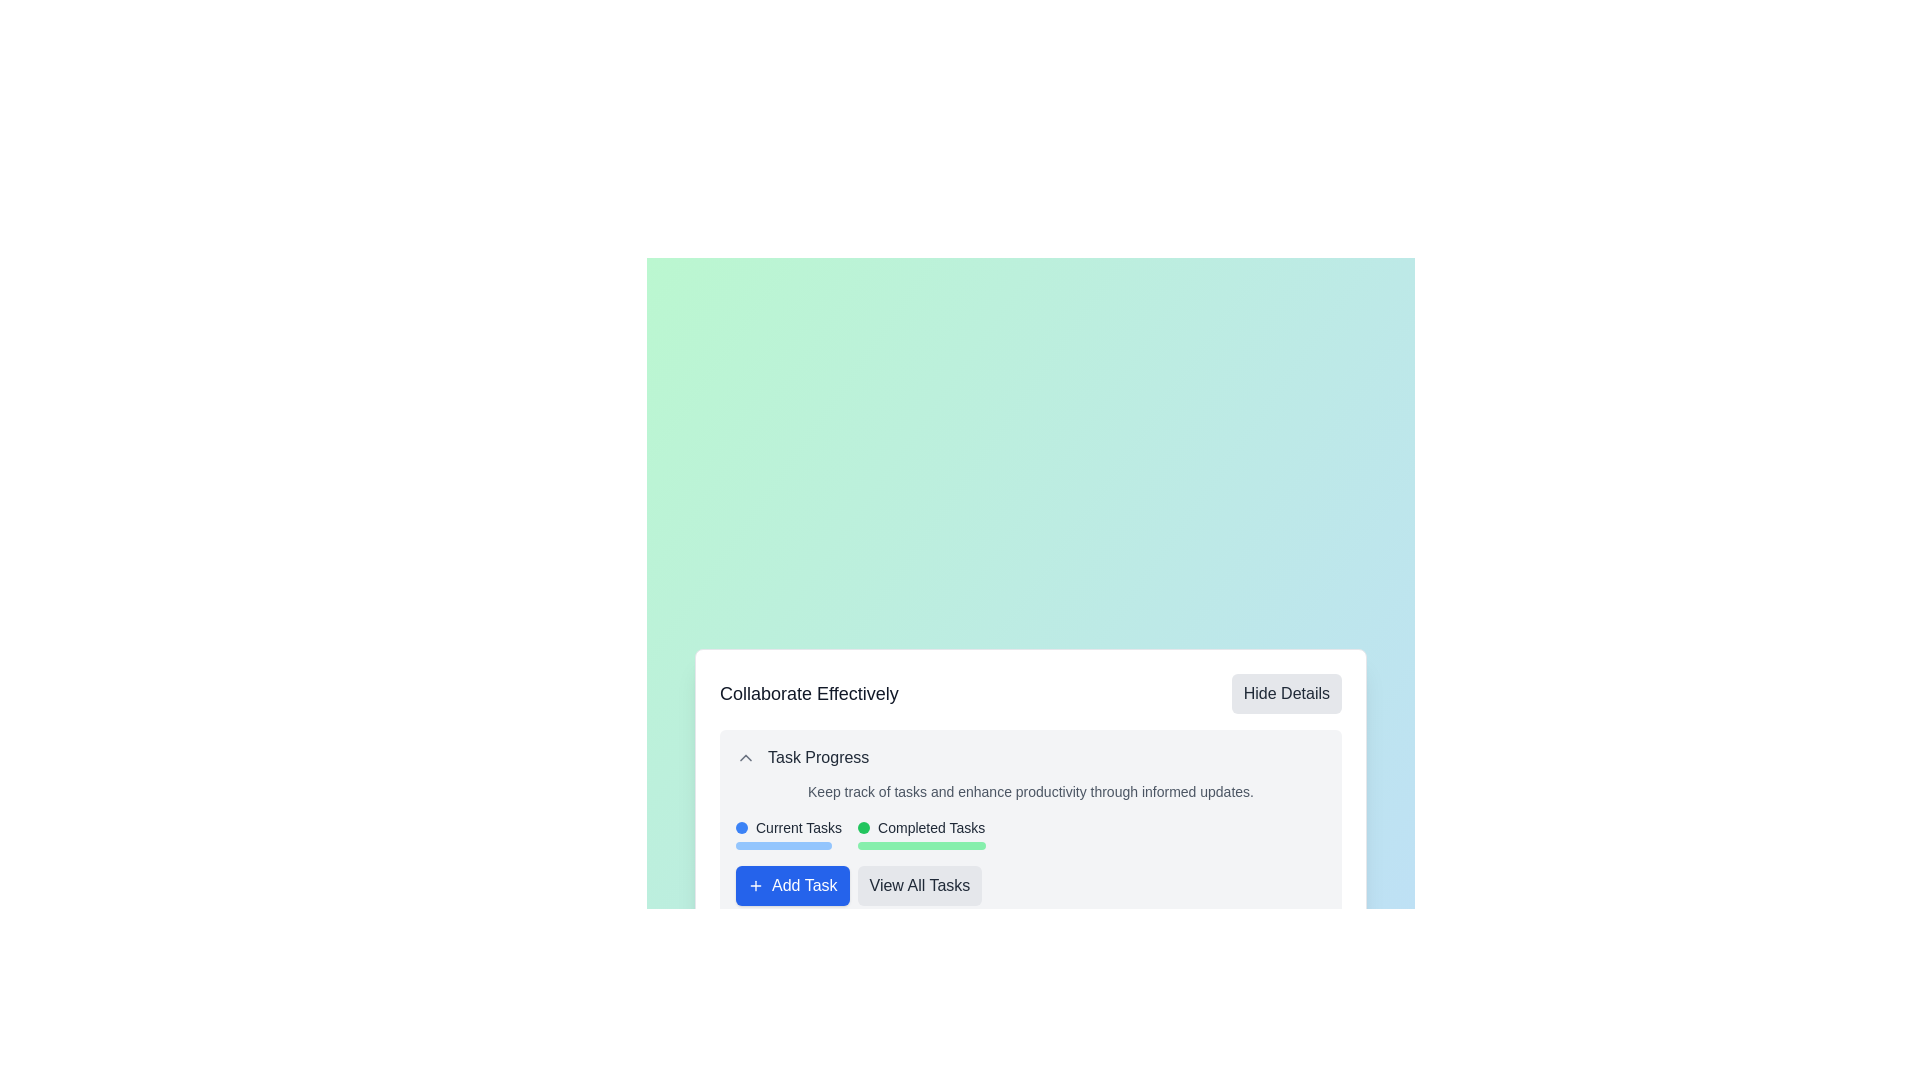 The height and width of the screenshot is (1080, 1920). What do you see at coordinates (921, 828) in the screenshot?
I see `the green circular icon next to the 'Completed Tasks' text label` at bounding box center [921, 828].